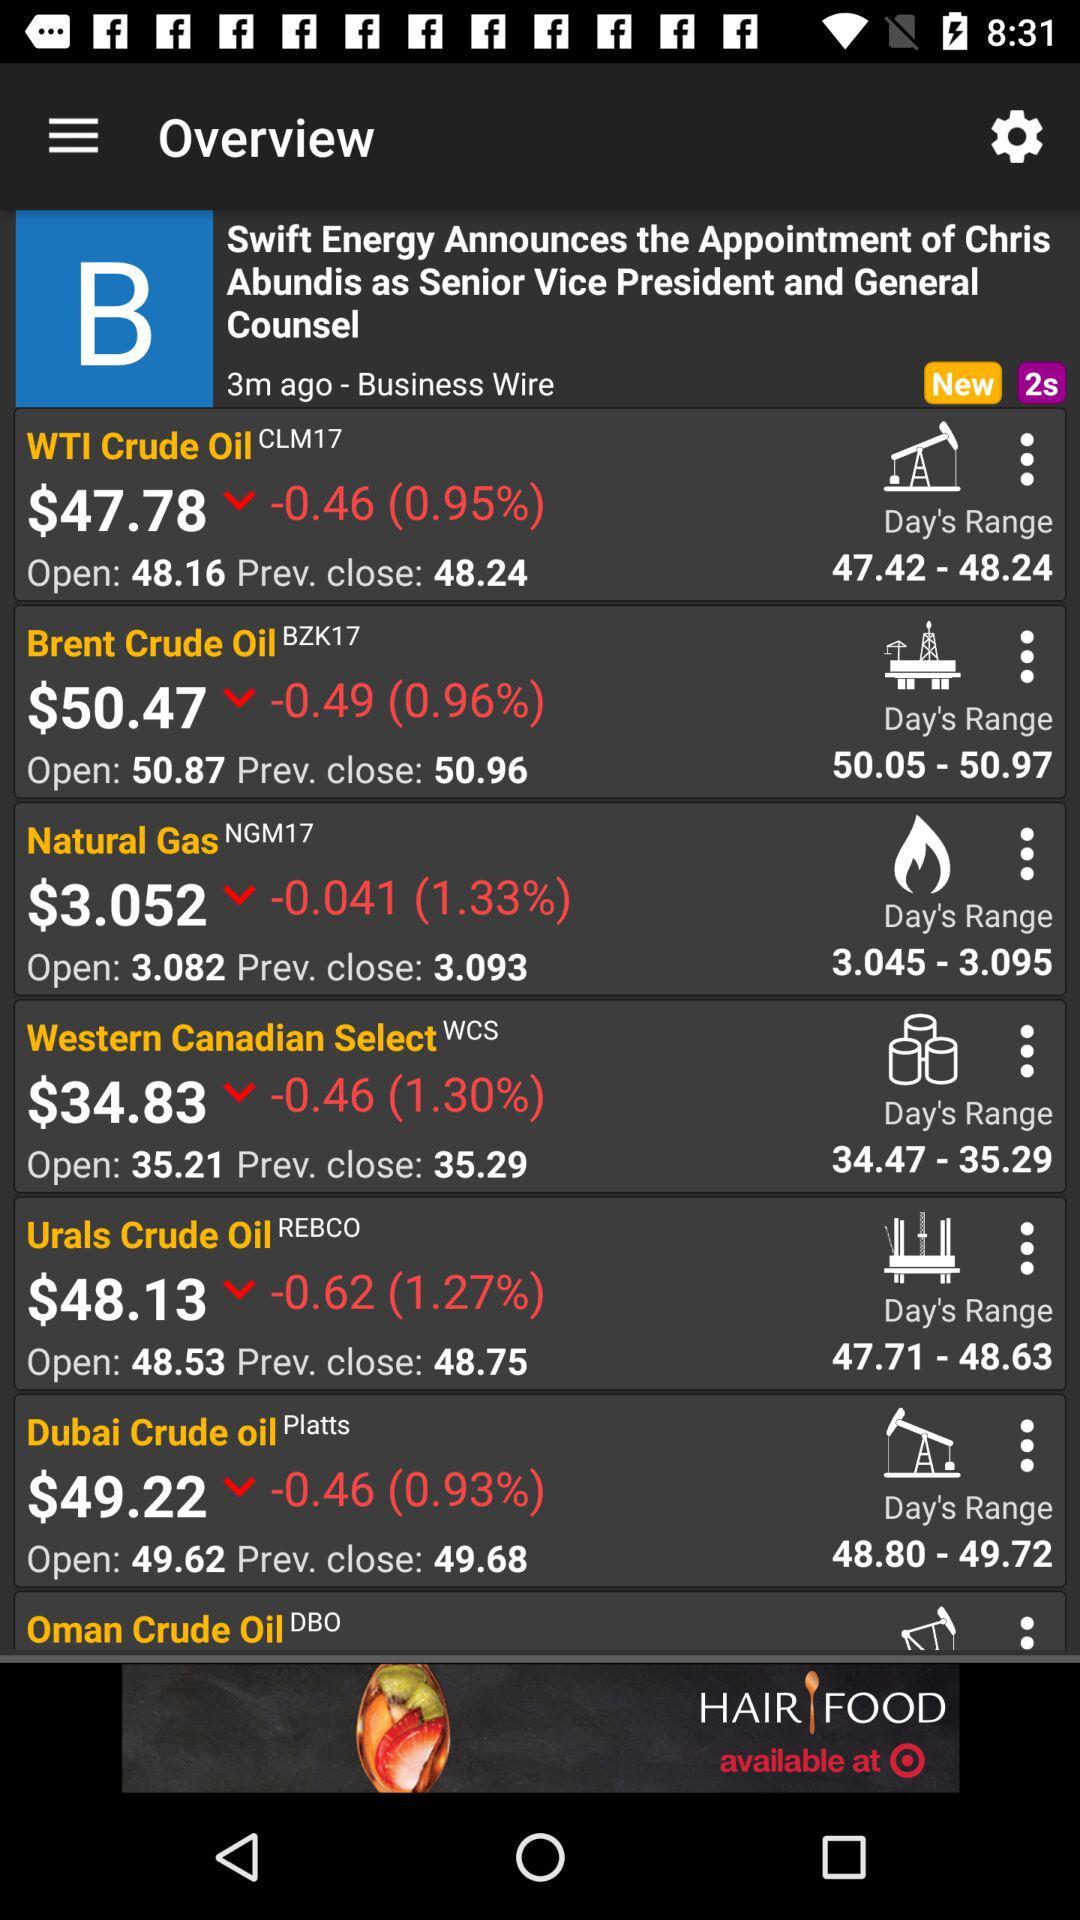  What do you see at coordinates (1027, 458) in the screenshot?
I see `setting` at bounding box center [1027, 458].